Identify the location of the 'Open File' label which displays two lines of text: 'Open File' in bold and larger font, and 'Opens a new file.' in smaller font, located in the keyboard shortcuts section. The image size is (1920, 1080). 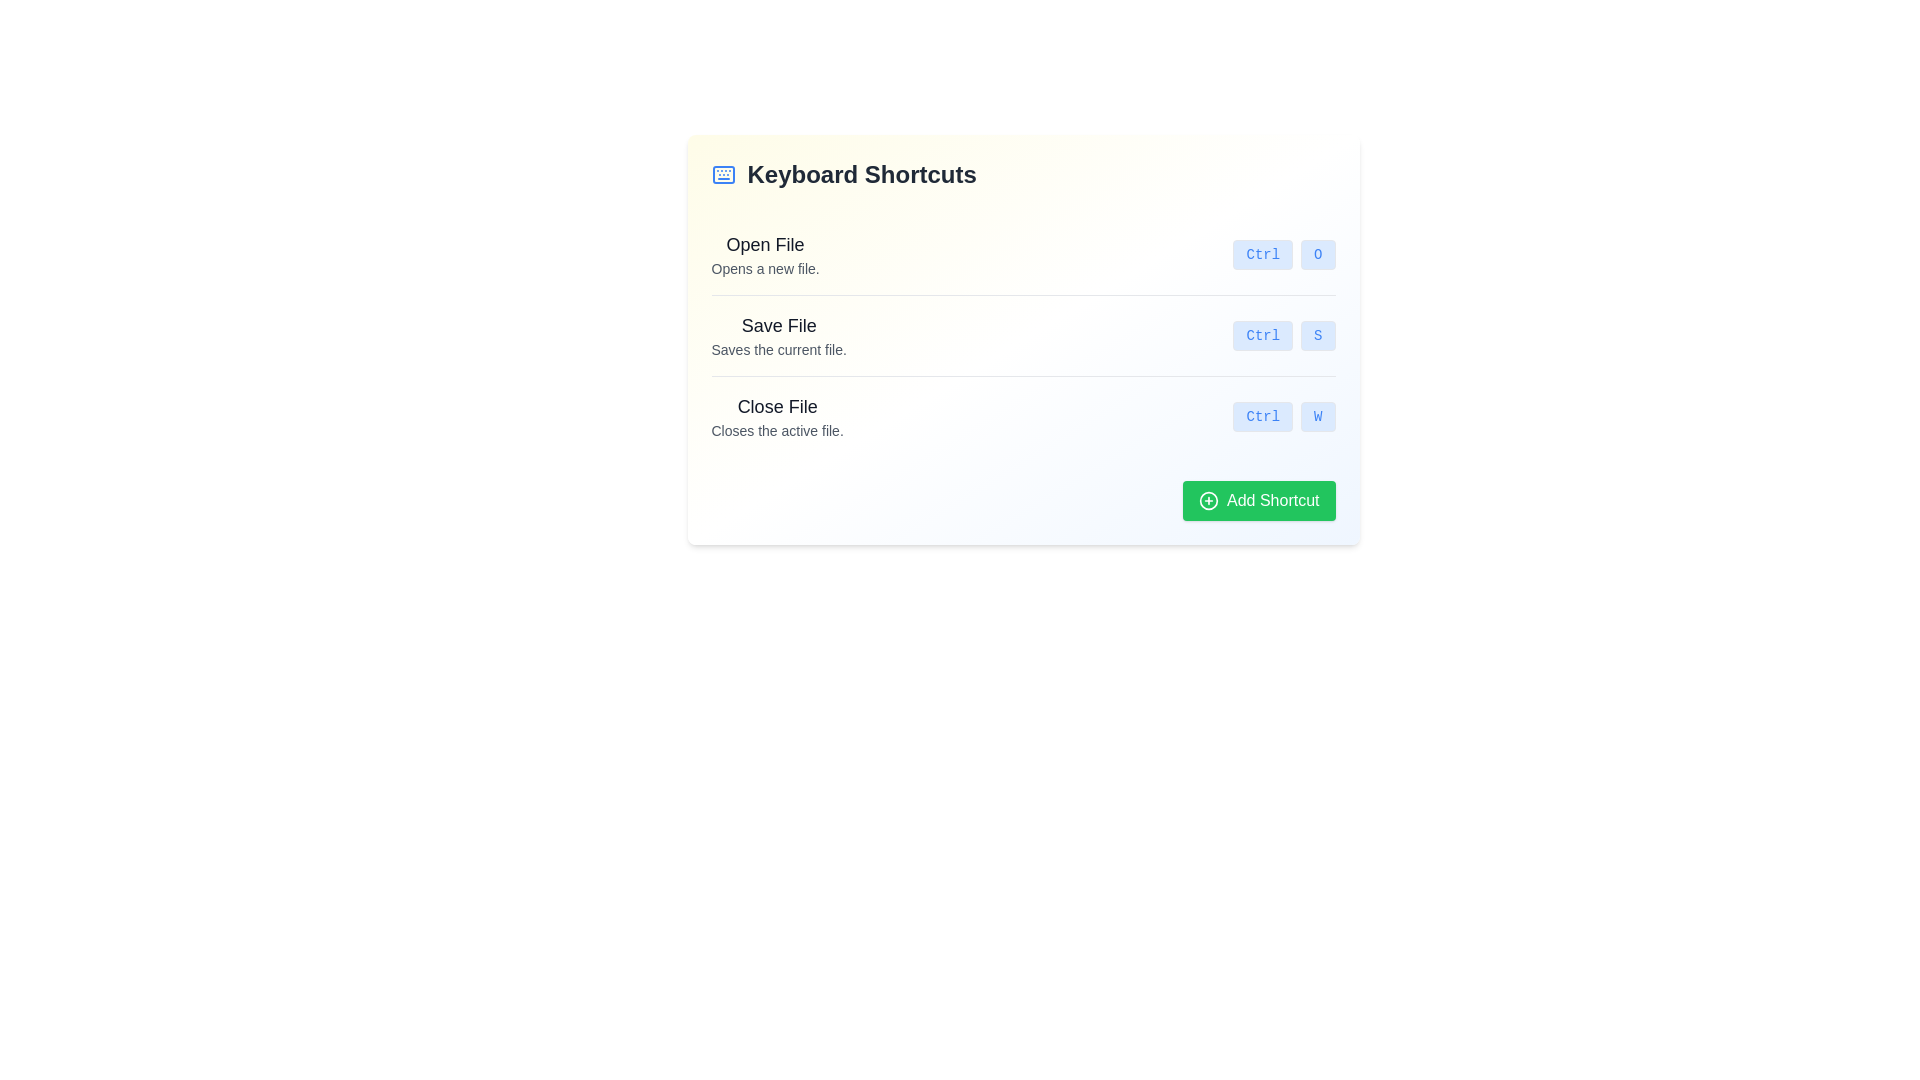
(764, 253).